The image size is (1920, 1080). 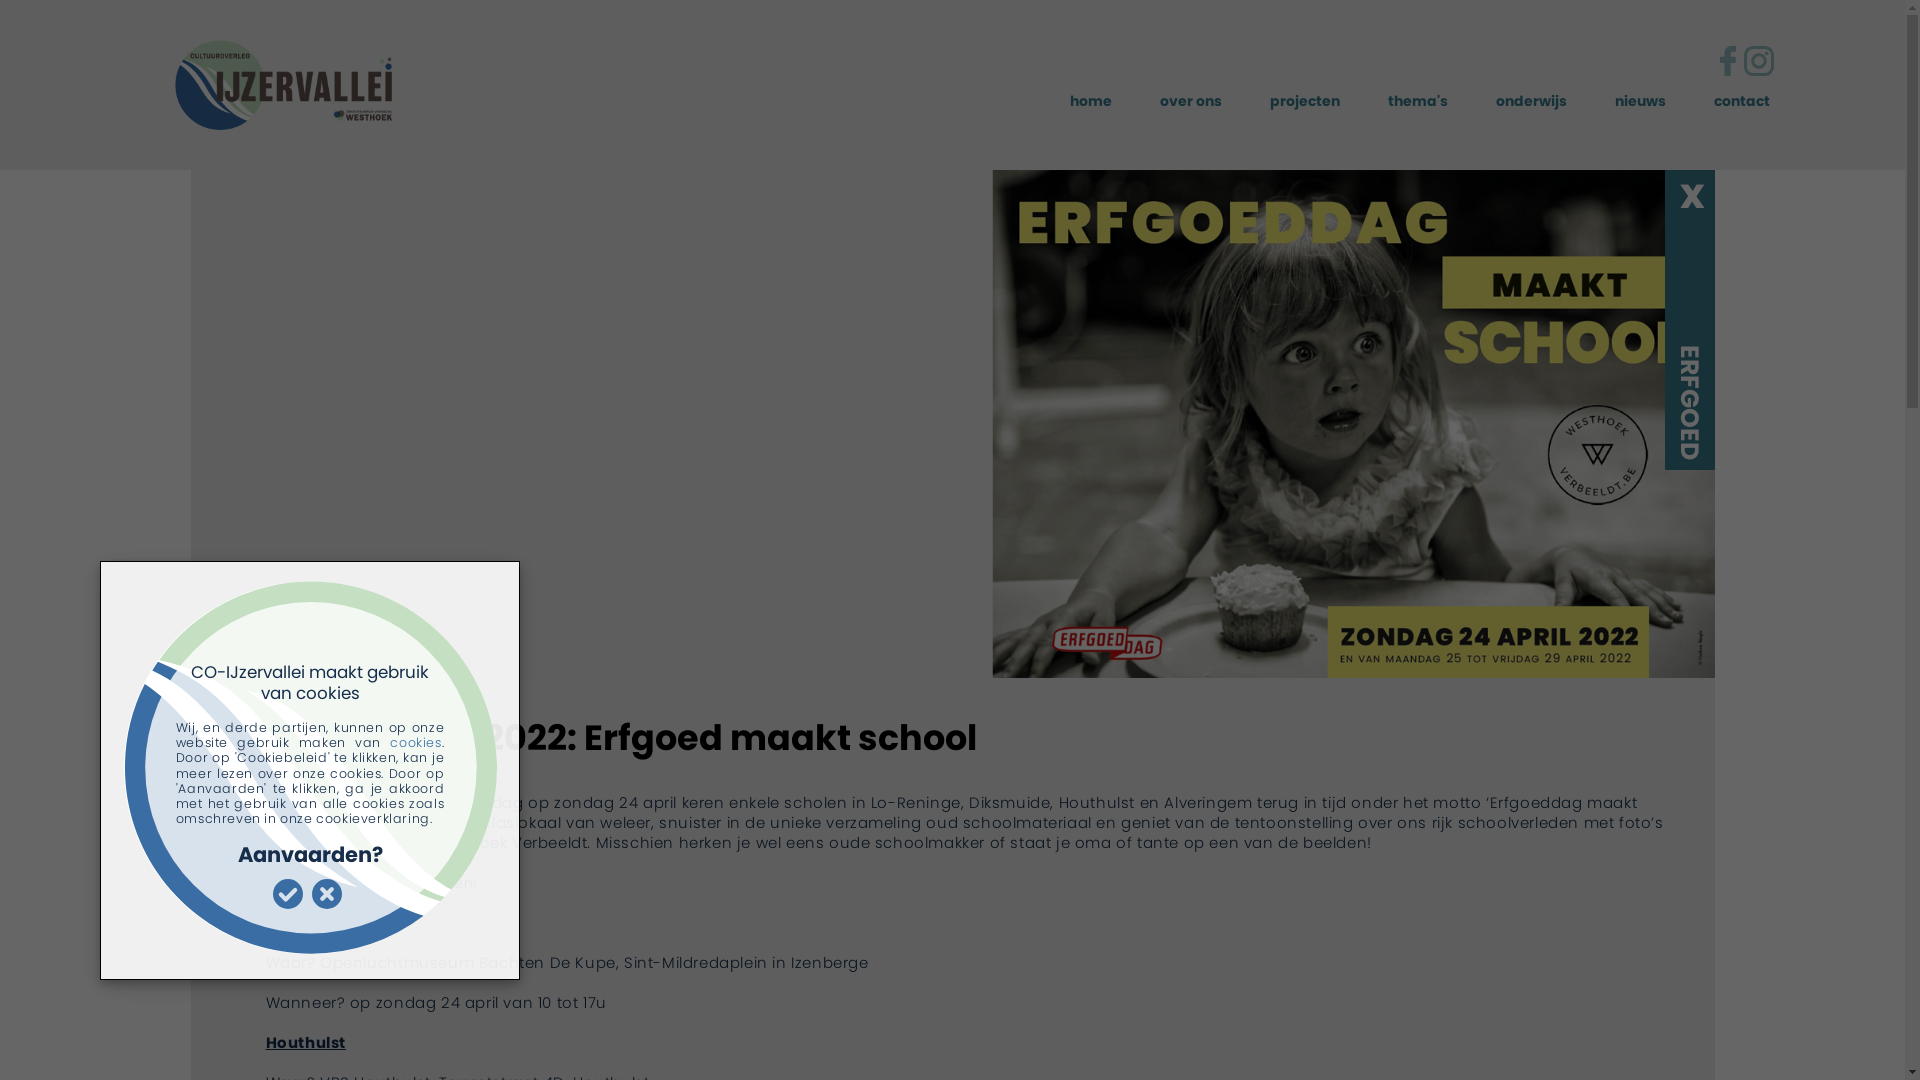 I want to click on 'thema's', so click(x=1416, y=102).